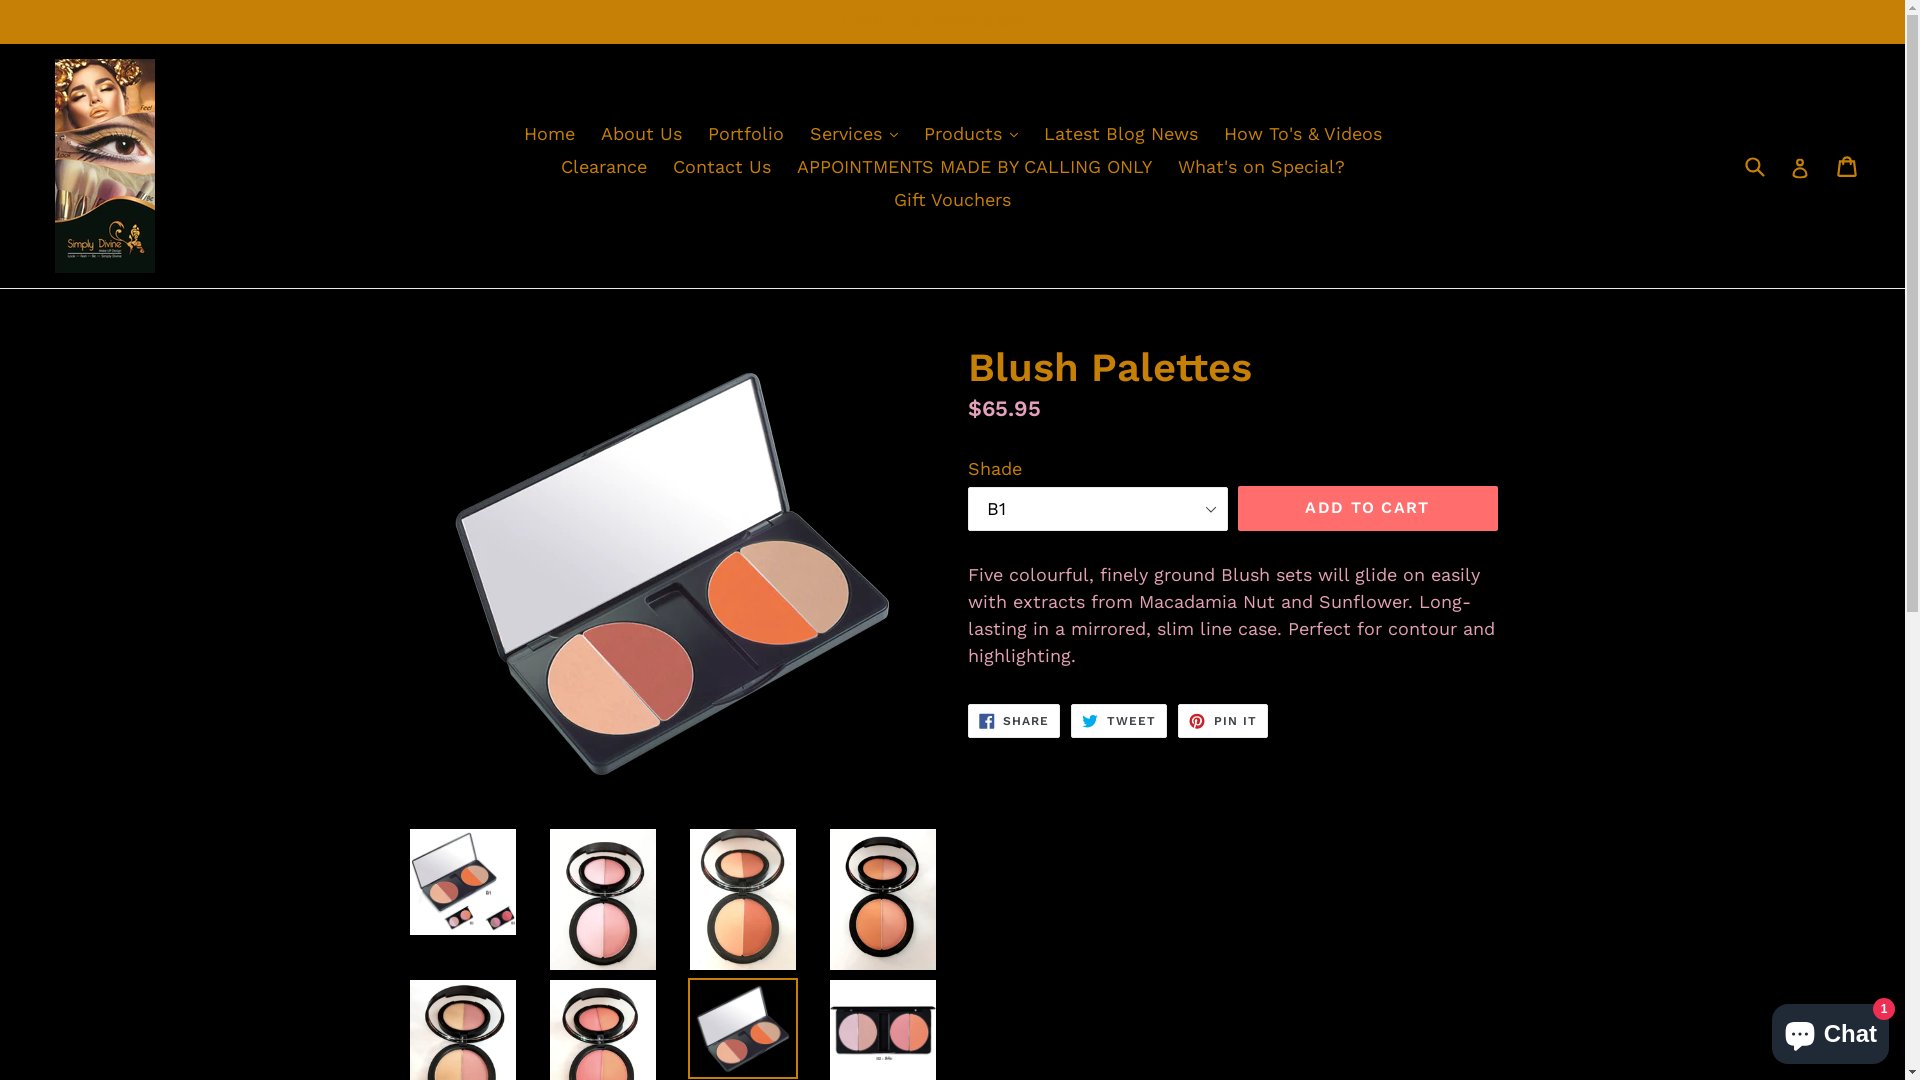 The image size is (1920, 1080). Describe the element at coordinates (1222, 721) in the screenshot. I see `'PIN IT` at that location.